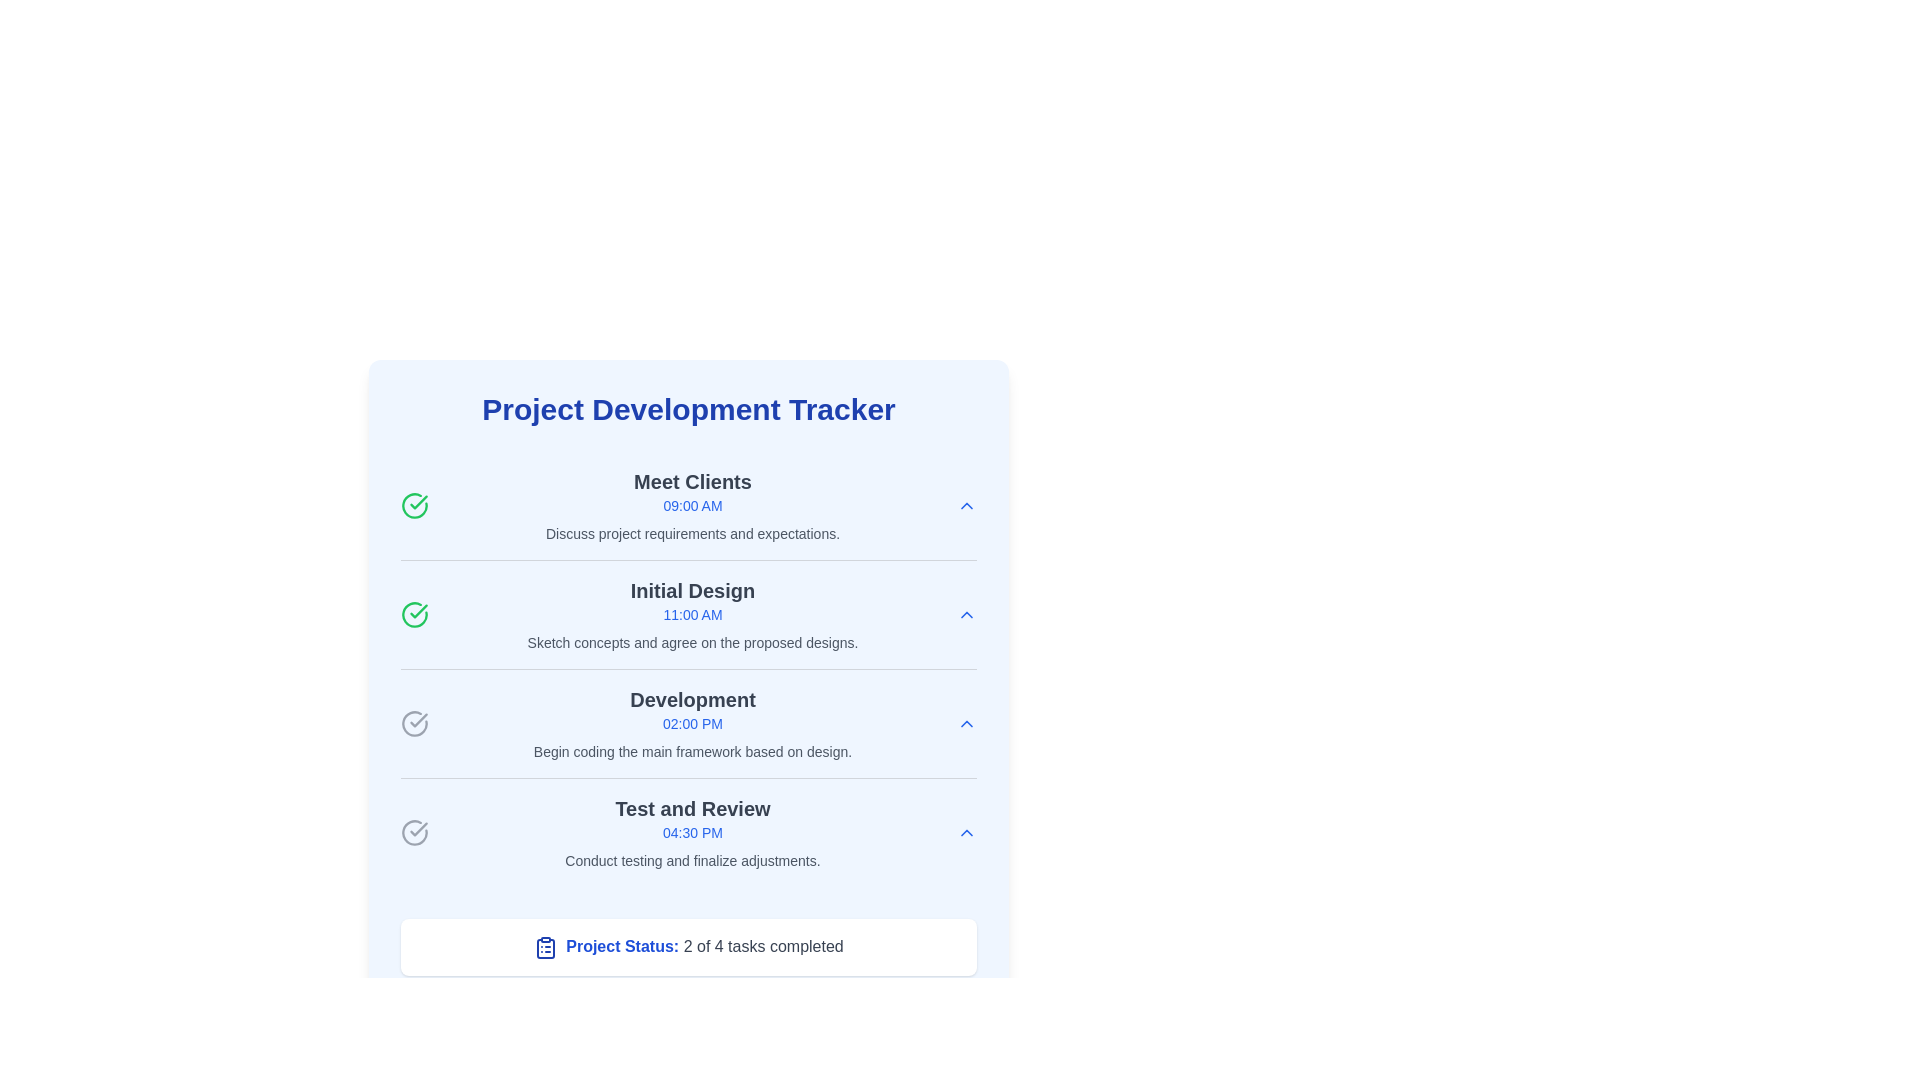  I want to click on the small upward-pointing blue chevron icon located at the far right of the 'Meet Clients' section, so click(966, 504).